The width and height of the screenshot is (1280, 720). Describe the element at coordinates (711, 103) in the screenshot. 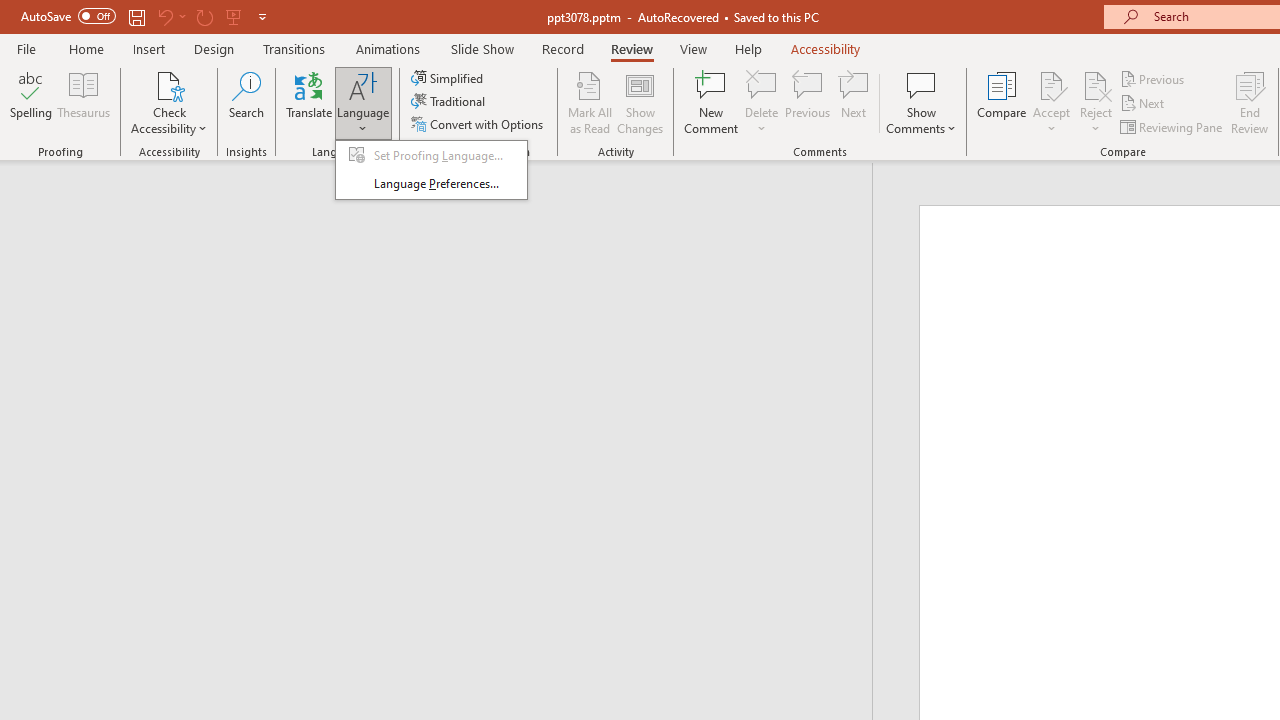

I see `'New Comment'` at that location.